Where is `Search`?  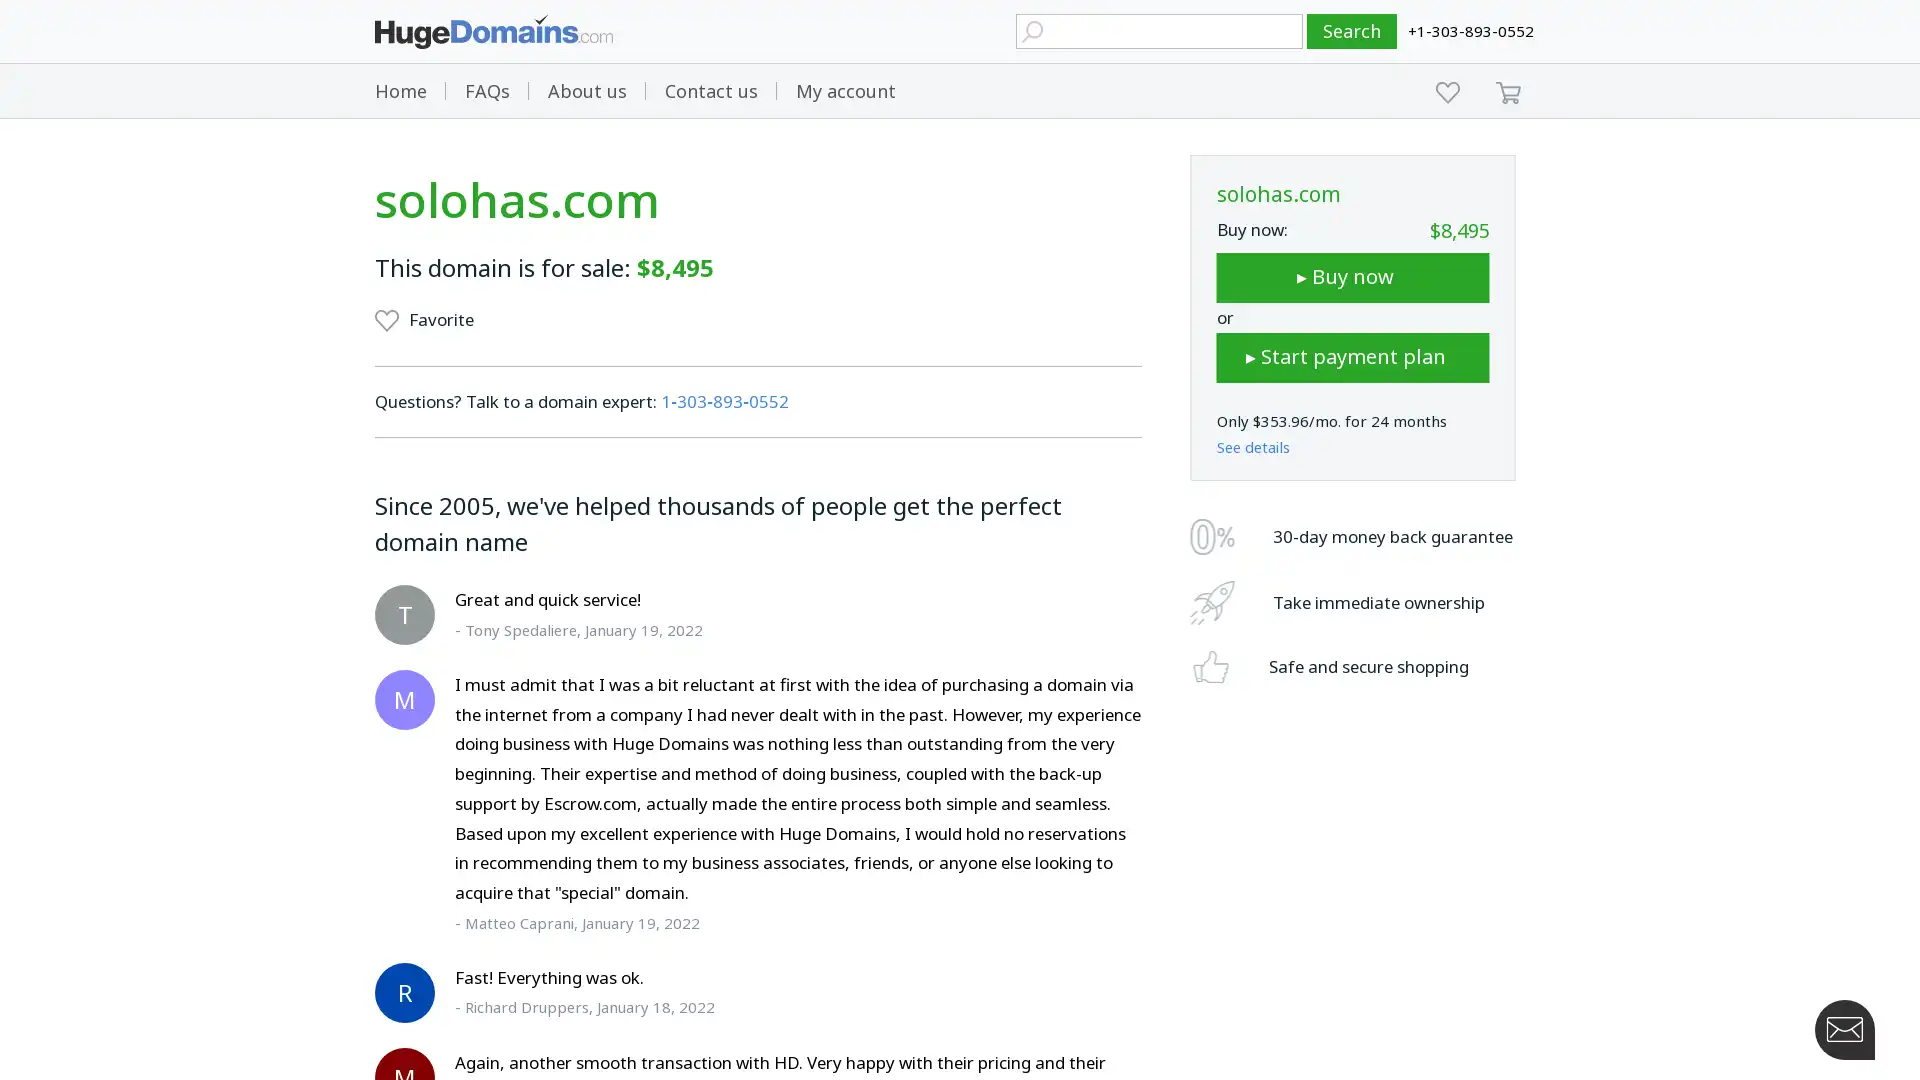 Search is located at coordinates (1352, 31).